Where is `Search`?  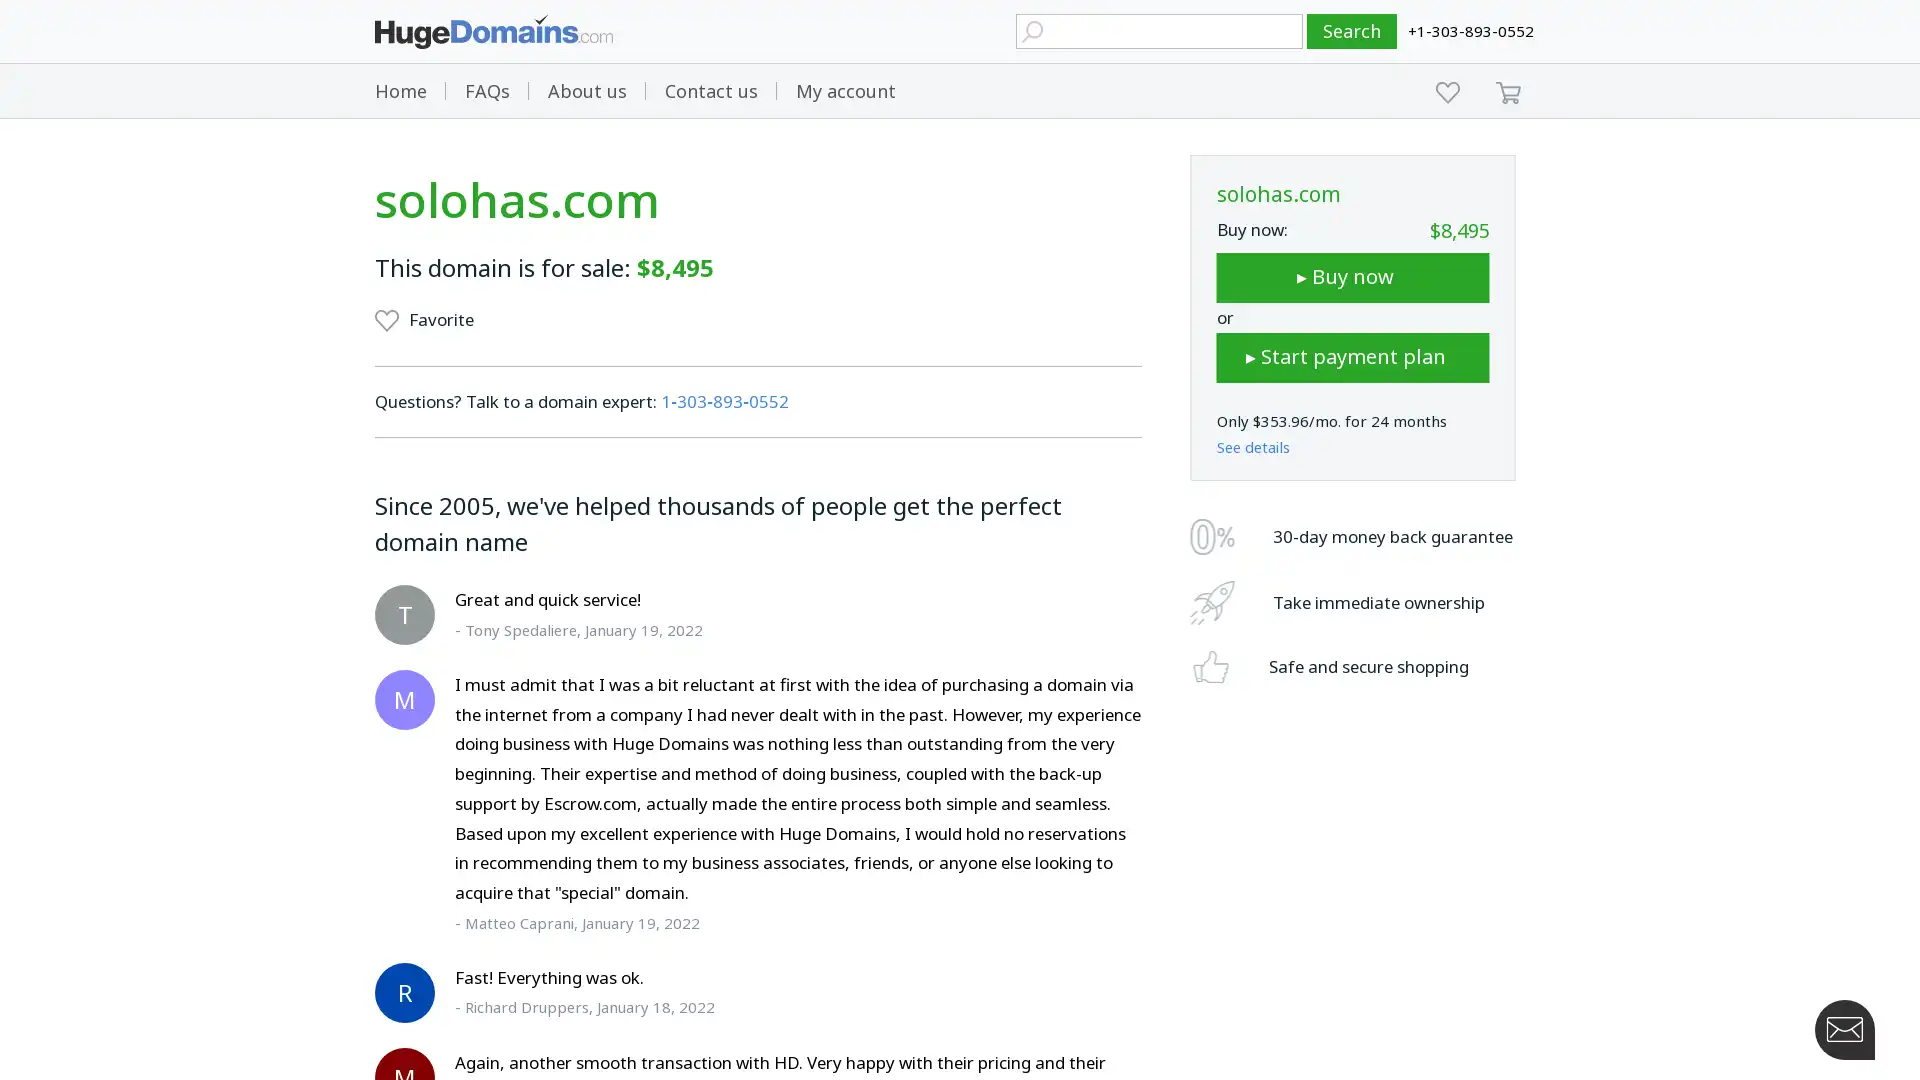 Search is located at coordinates (1352, 31).